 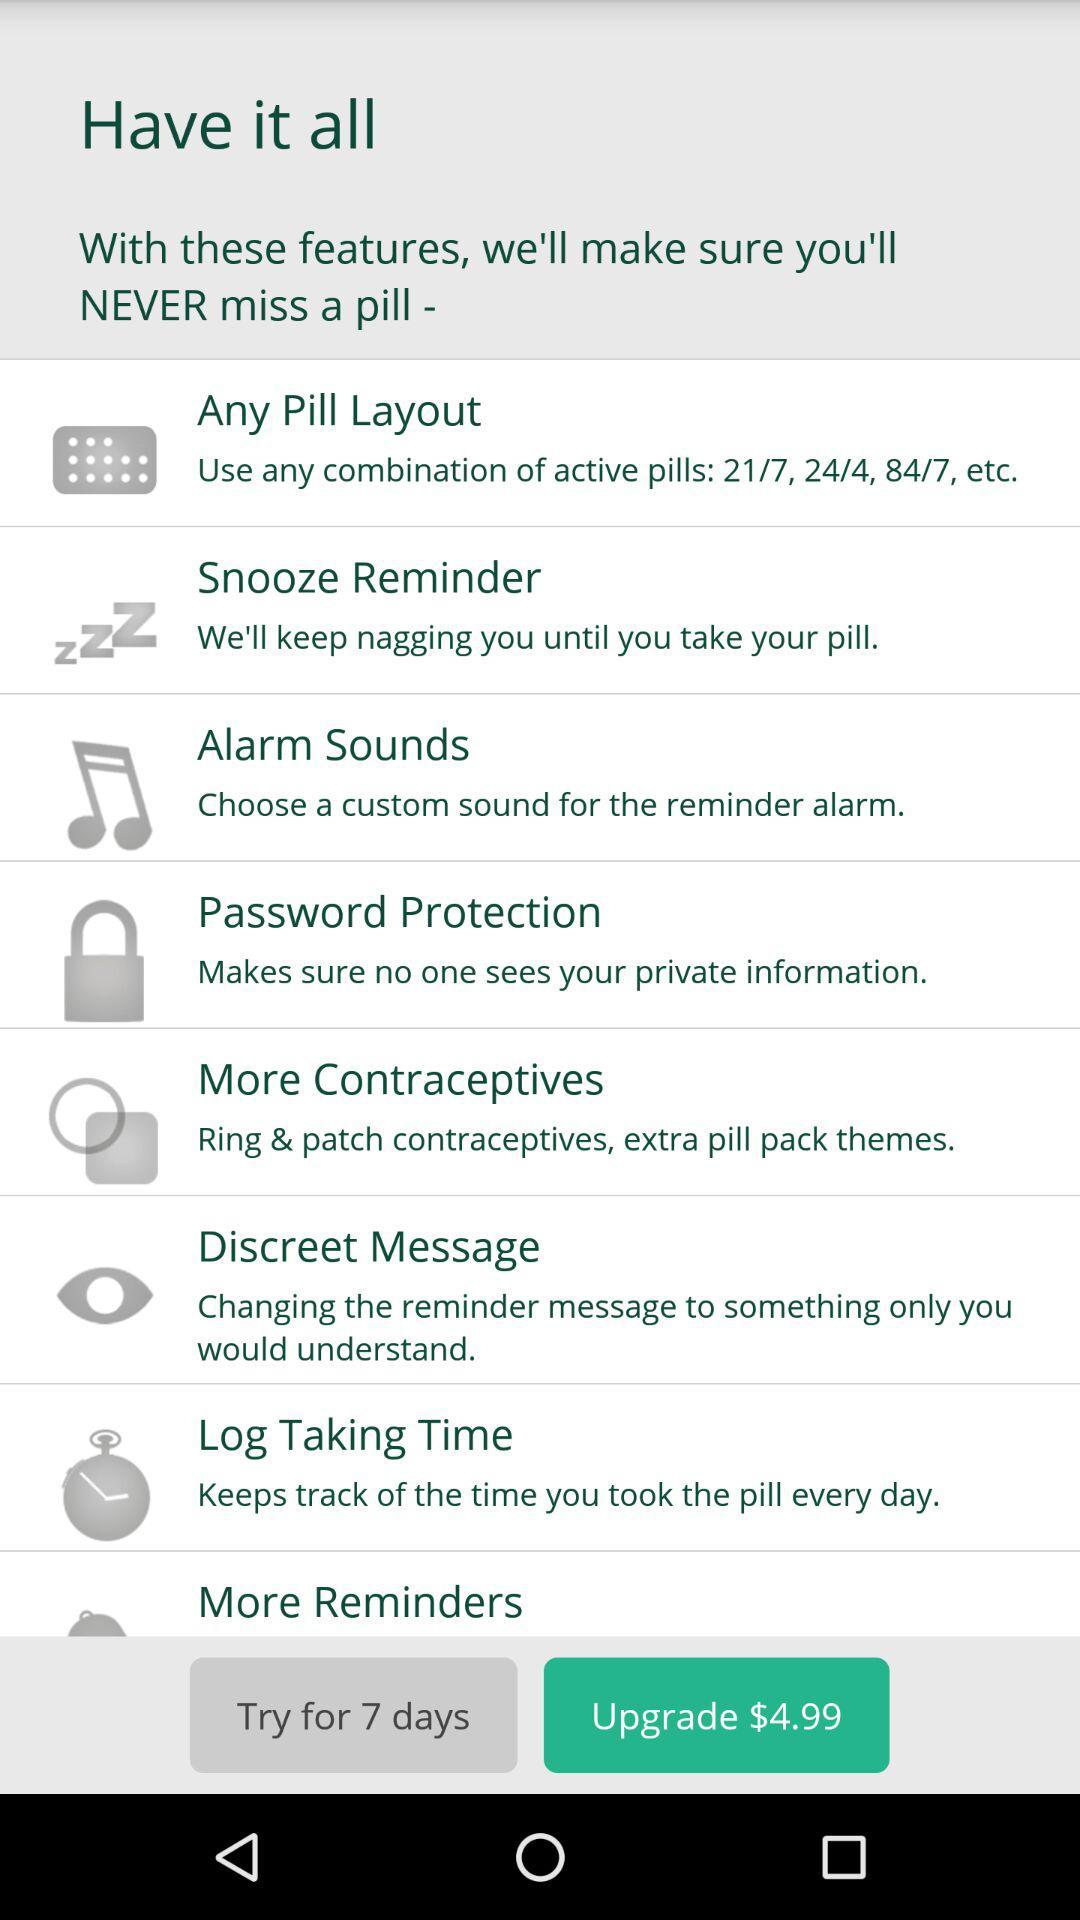 I want to click on the icon next to more reminders, so click(x=105, y=1611).